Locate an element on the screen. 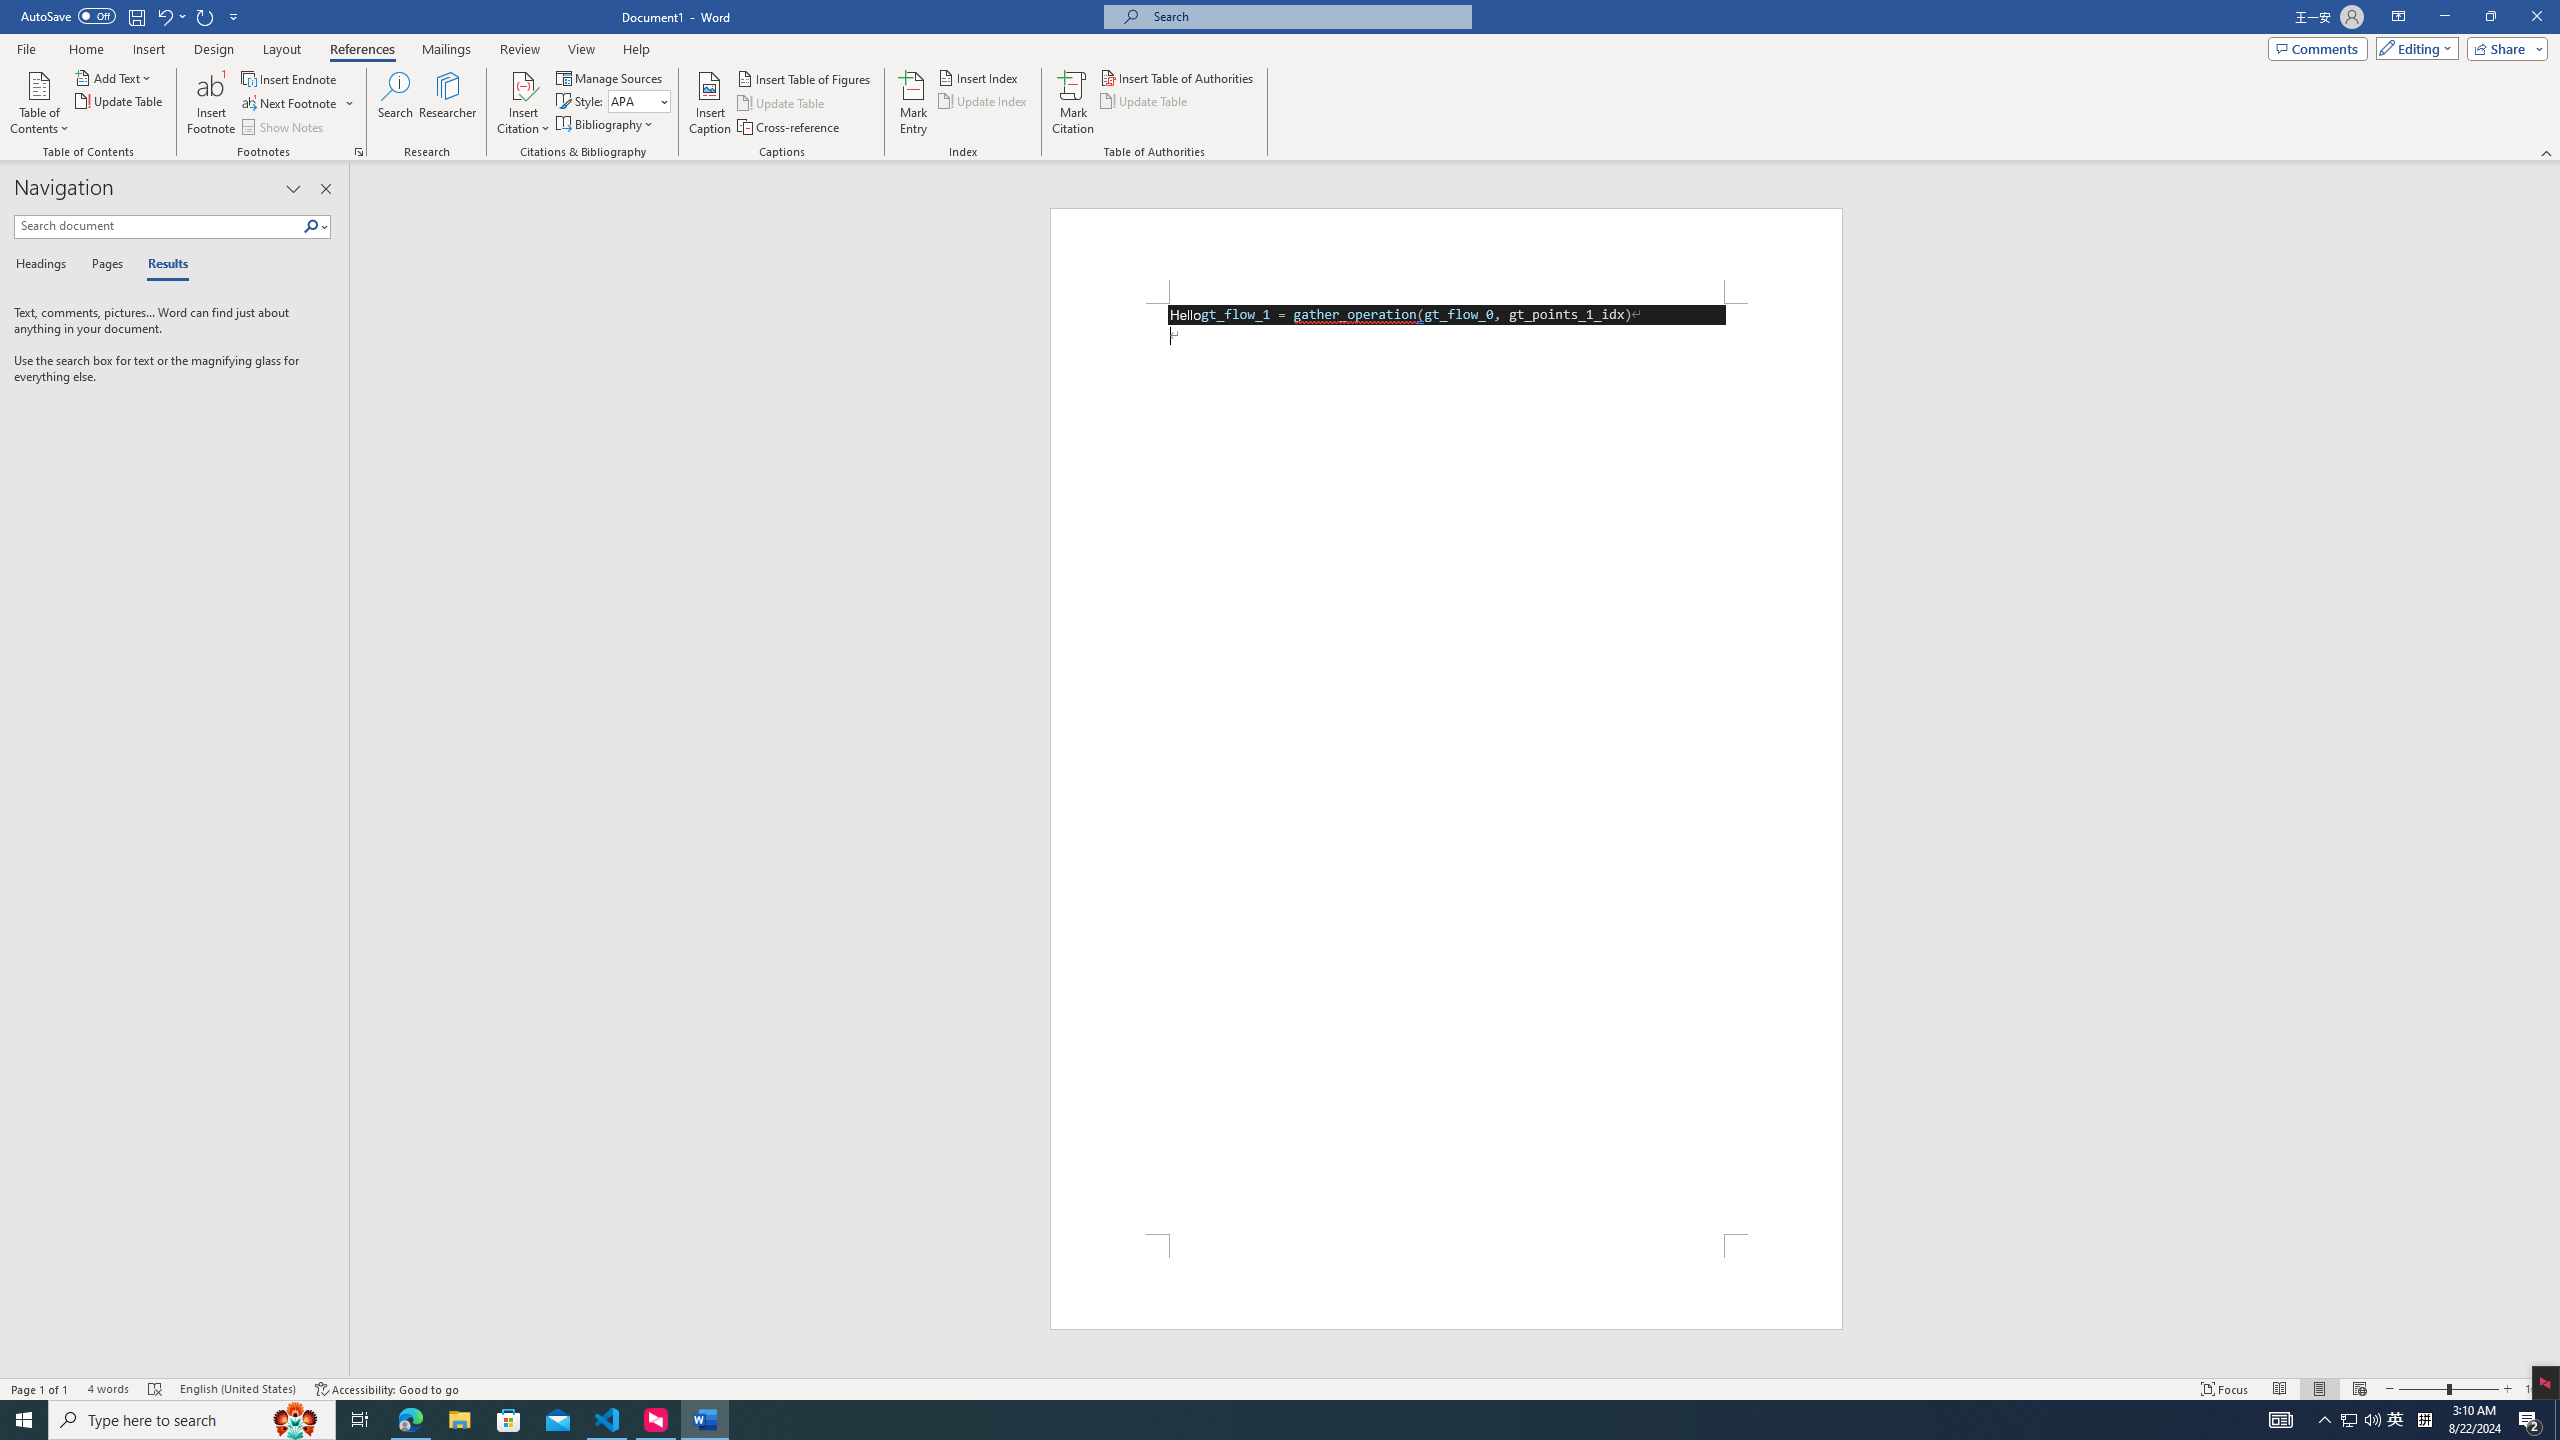 The height and width of the screenshot is (1440, 2560). 'Insert Table of Authorities...' is located at coordinates (1178, 77).